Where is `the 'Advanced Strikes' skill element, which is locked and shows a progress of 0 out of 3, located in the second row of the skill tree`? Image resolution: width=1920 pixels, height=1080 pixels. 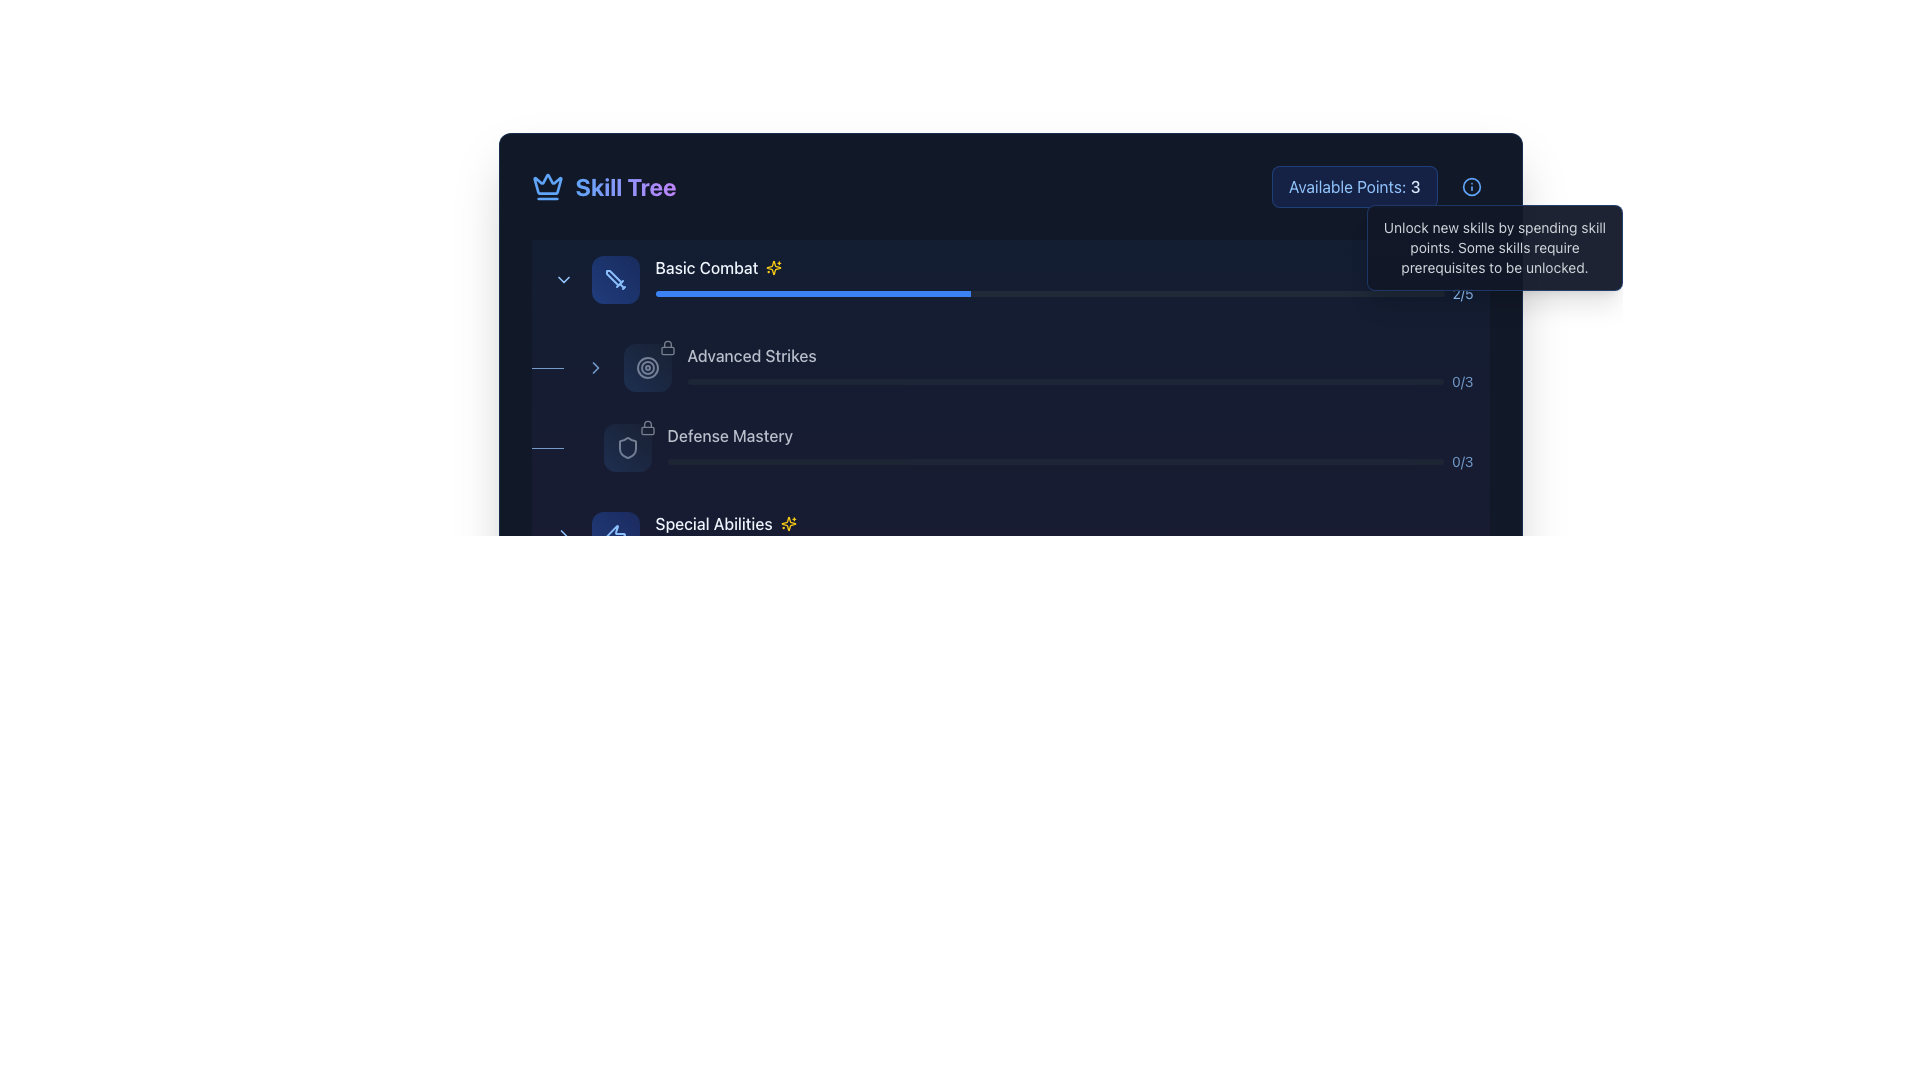
the 'Advanced Strikes' skill element, which is locked and shows a progress of 0 out of 3, located in the second row of the skill tree is located at coordinates (1010, 367).